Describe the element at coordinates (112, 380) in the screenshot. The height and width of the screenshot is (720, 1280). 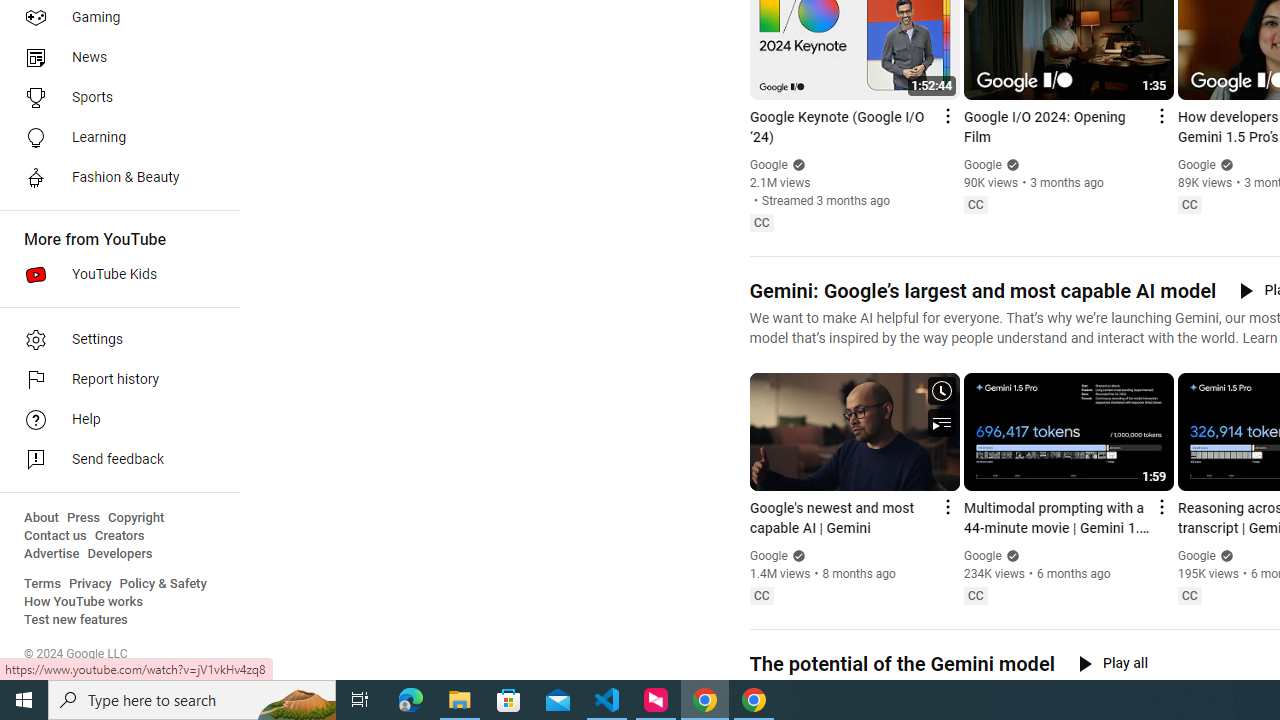
I see `'Report history'` at that location.